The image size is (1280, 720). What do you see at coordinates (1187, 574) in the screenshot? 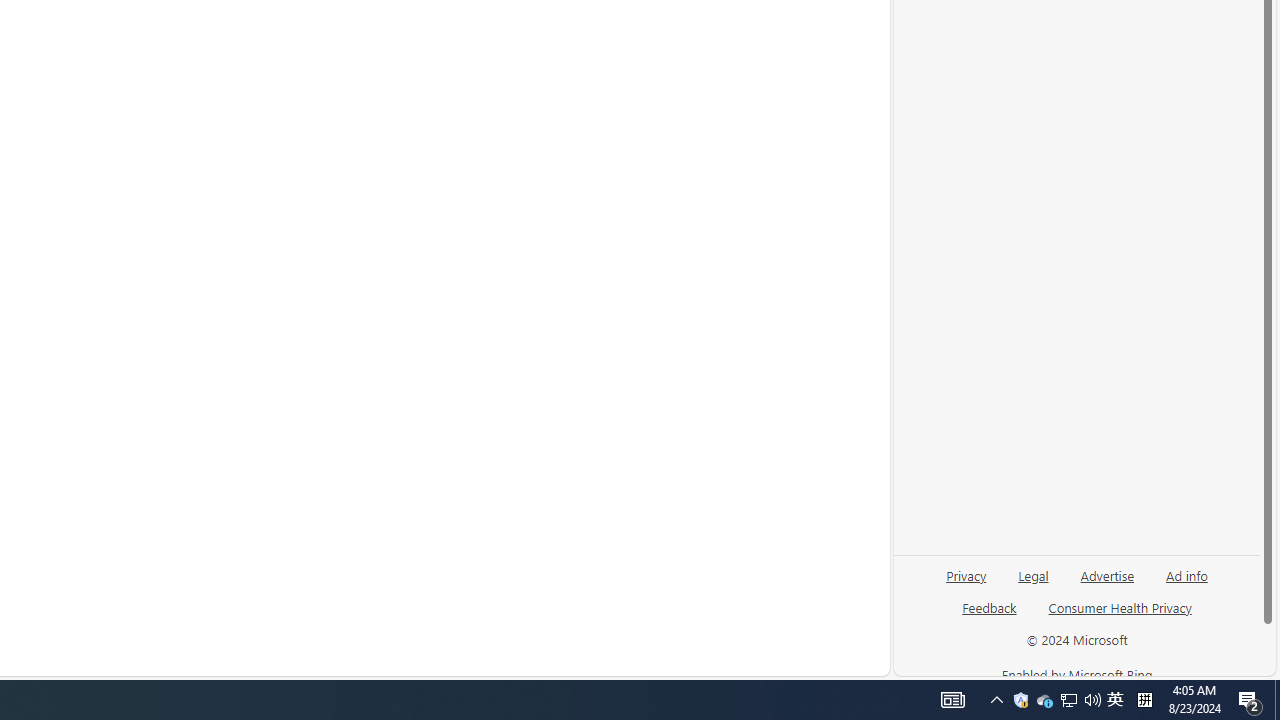
I see `'Ad info'` at bounding box center [1187, 574].